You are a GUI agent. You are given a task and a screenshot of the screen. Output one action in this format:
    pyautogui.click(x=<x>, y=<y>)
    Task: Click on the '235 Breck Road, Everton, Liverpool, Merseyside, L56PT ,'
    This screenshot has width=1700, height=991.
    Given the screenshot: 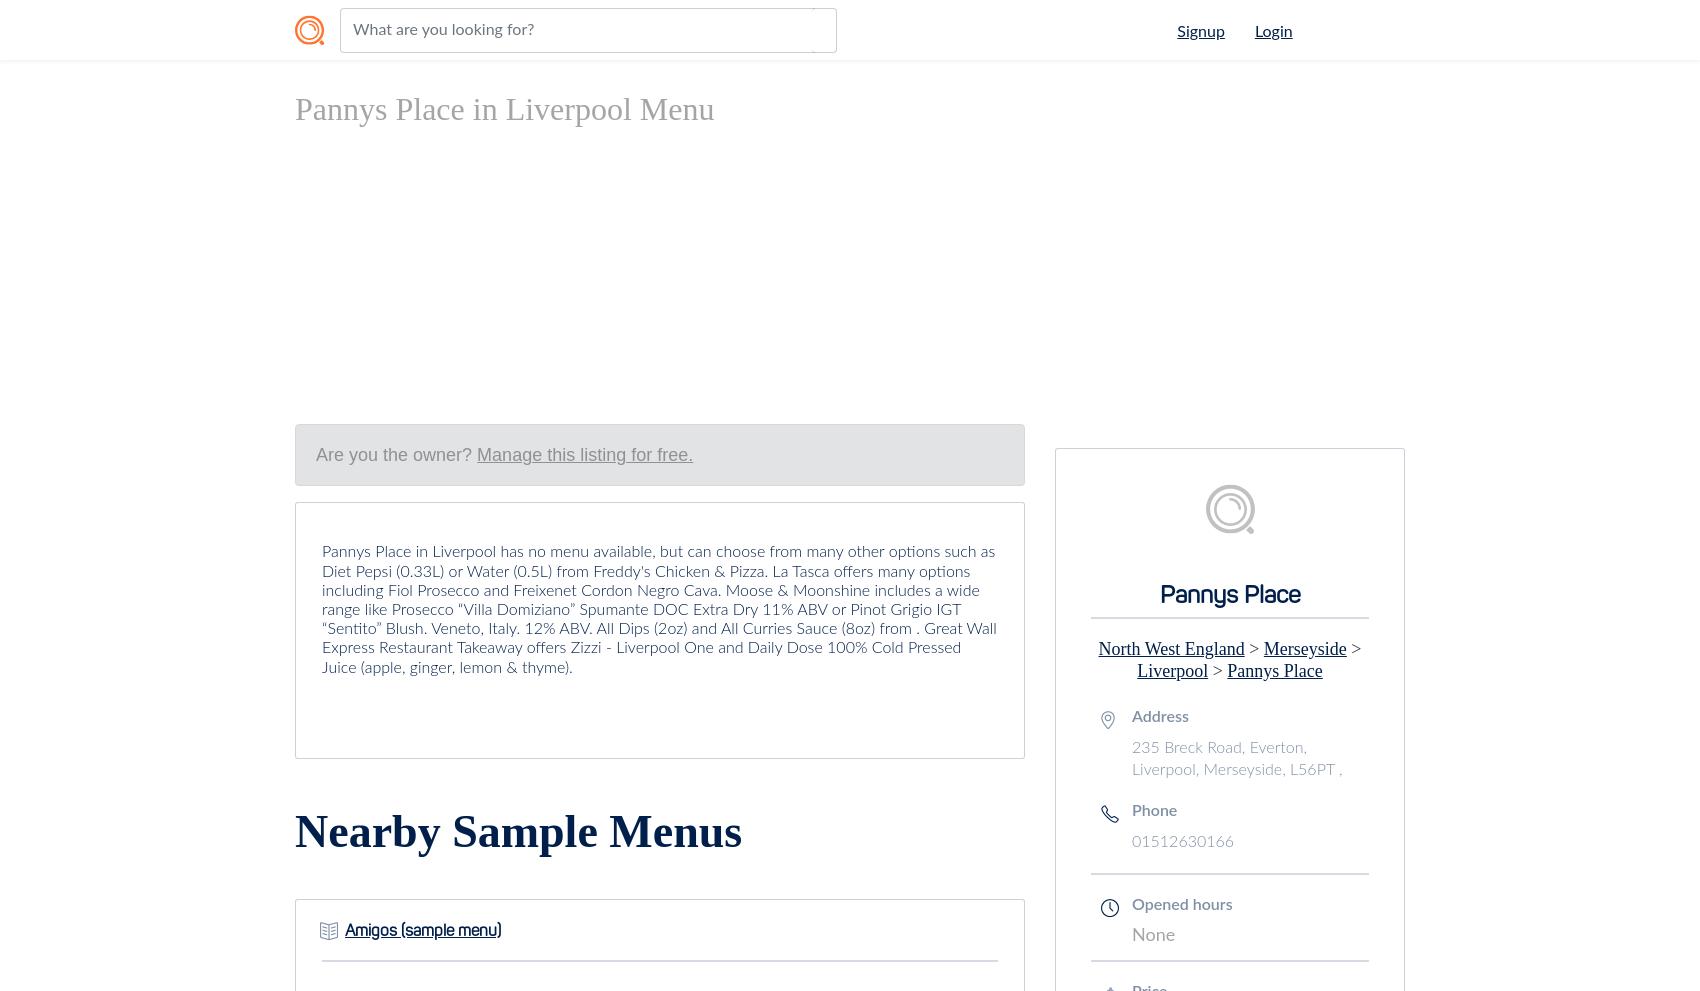 What is the action you would take?
    pyautogui.click(x=1235, y=757)
    